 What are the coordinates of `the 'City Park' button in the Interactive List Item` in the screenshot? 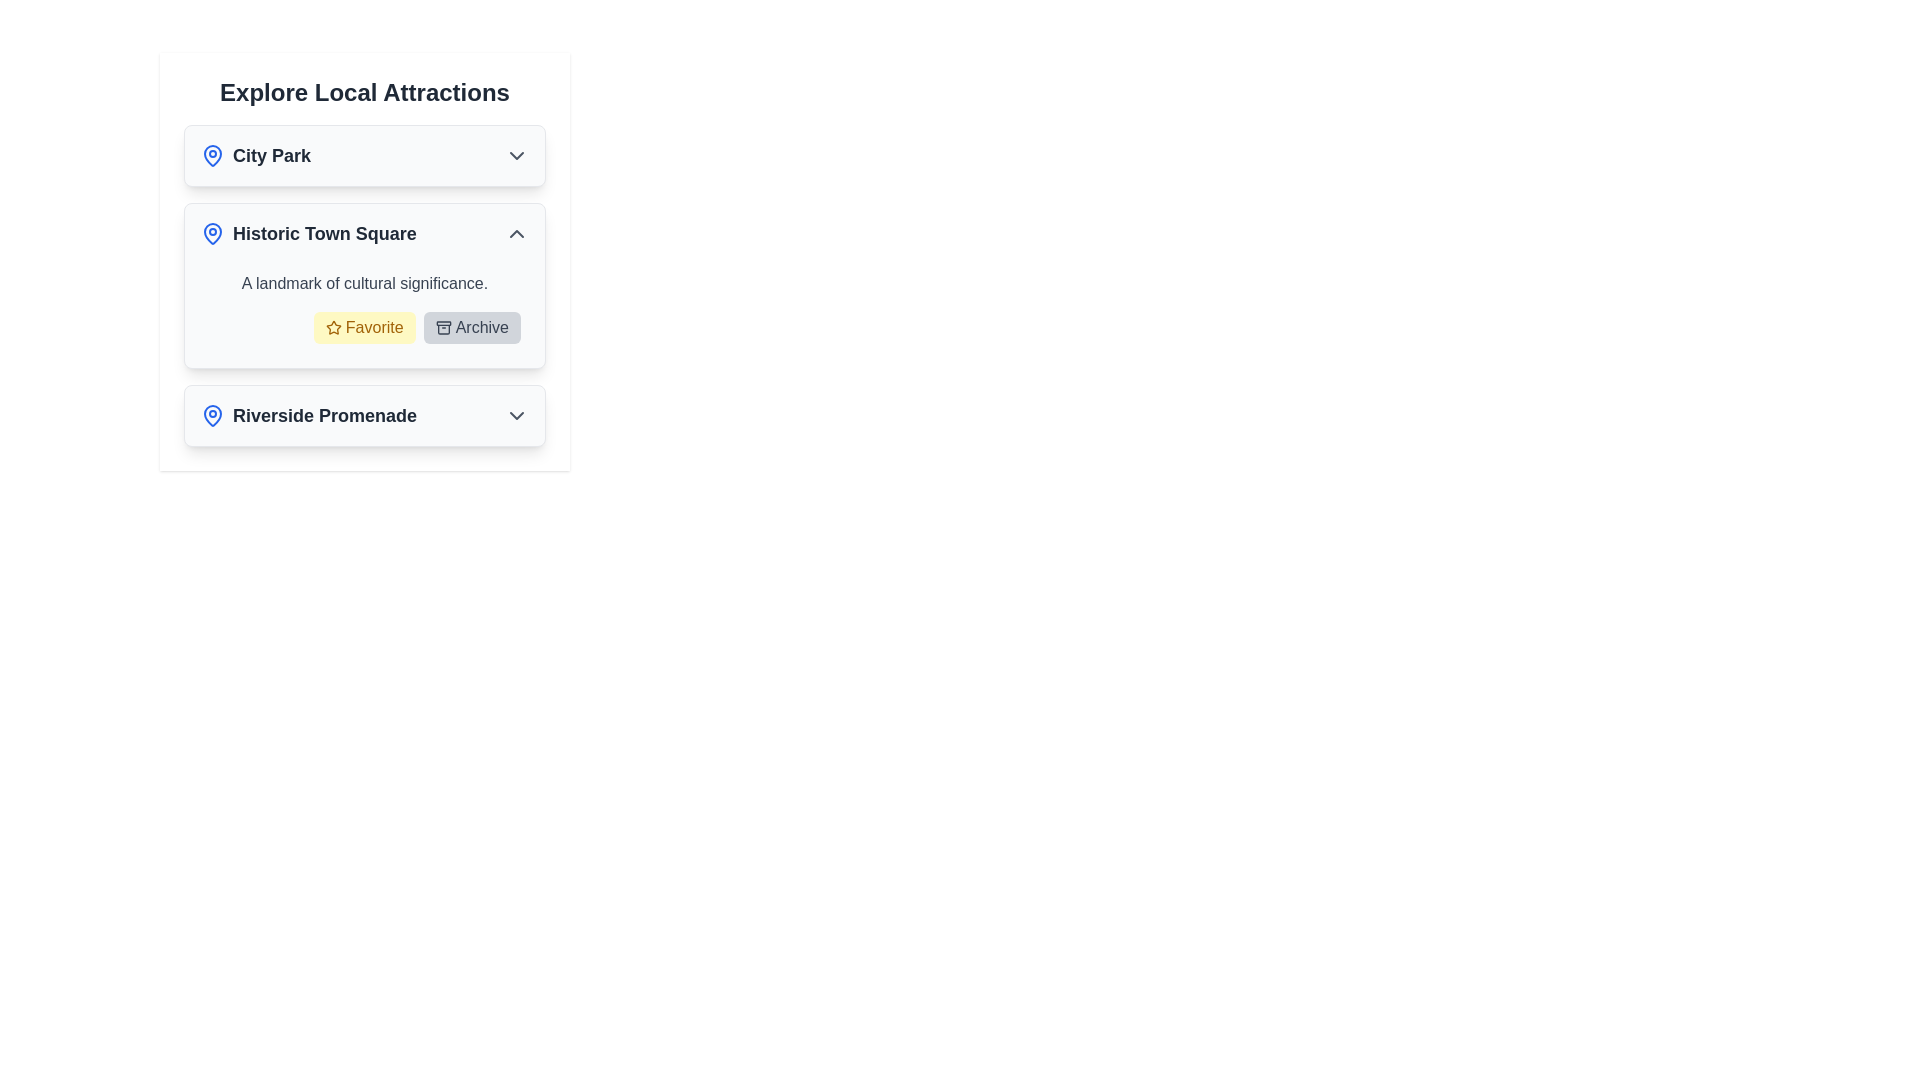 It's located at (364, 154).